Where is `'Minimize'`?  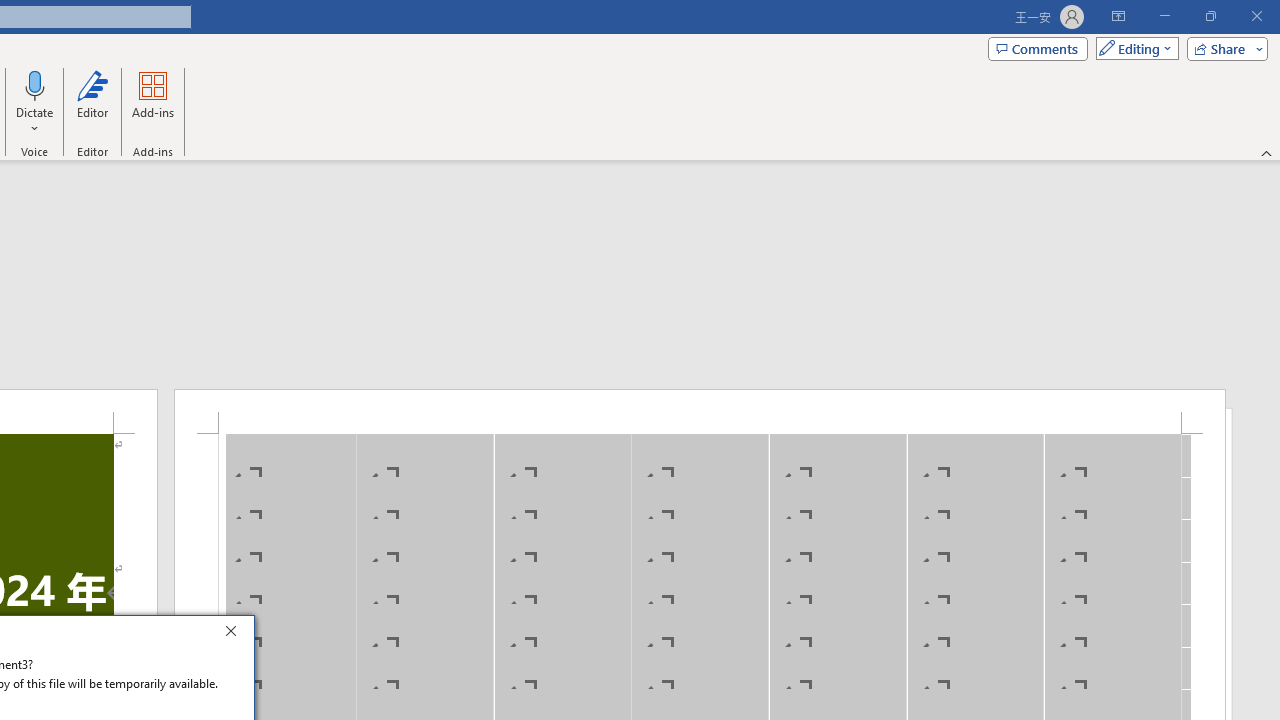
'Minimize' is located at coordinates (1164, 16).